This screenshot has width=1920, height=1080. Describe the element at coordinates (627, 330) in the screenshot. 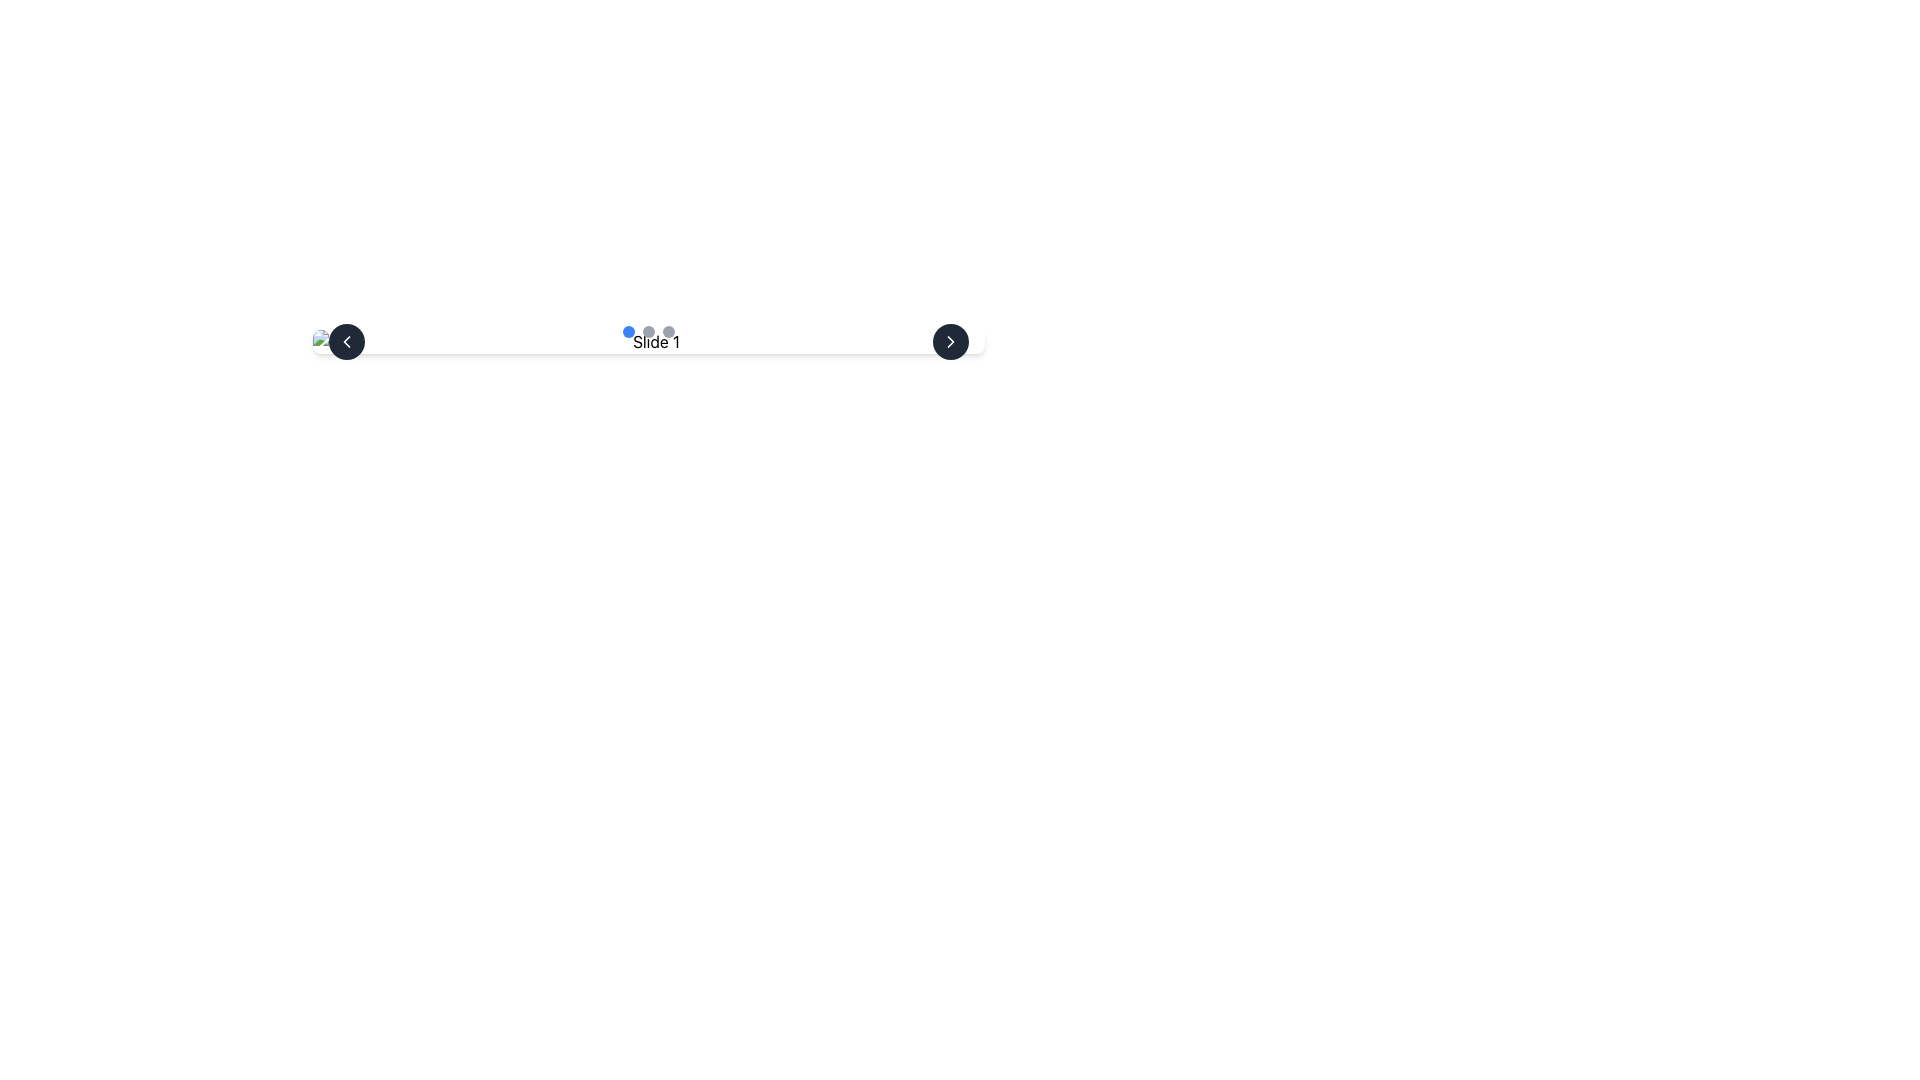

I see `the small, circular blue button located at the far left of the navigation indicators` at that location.